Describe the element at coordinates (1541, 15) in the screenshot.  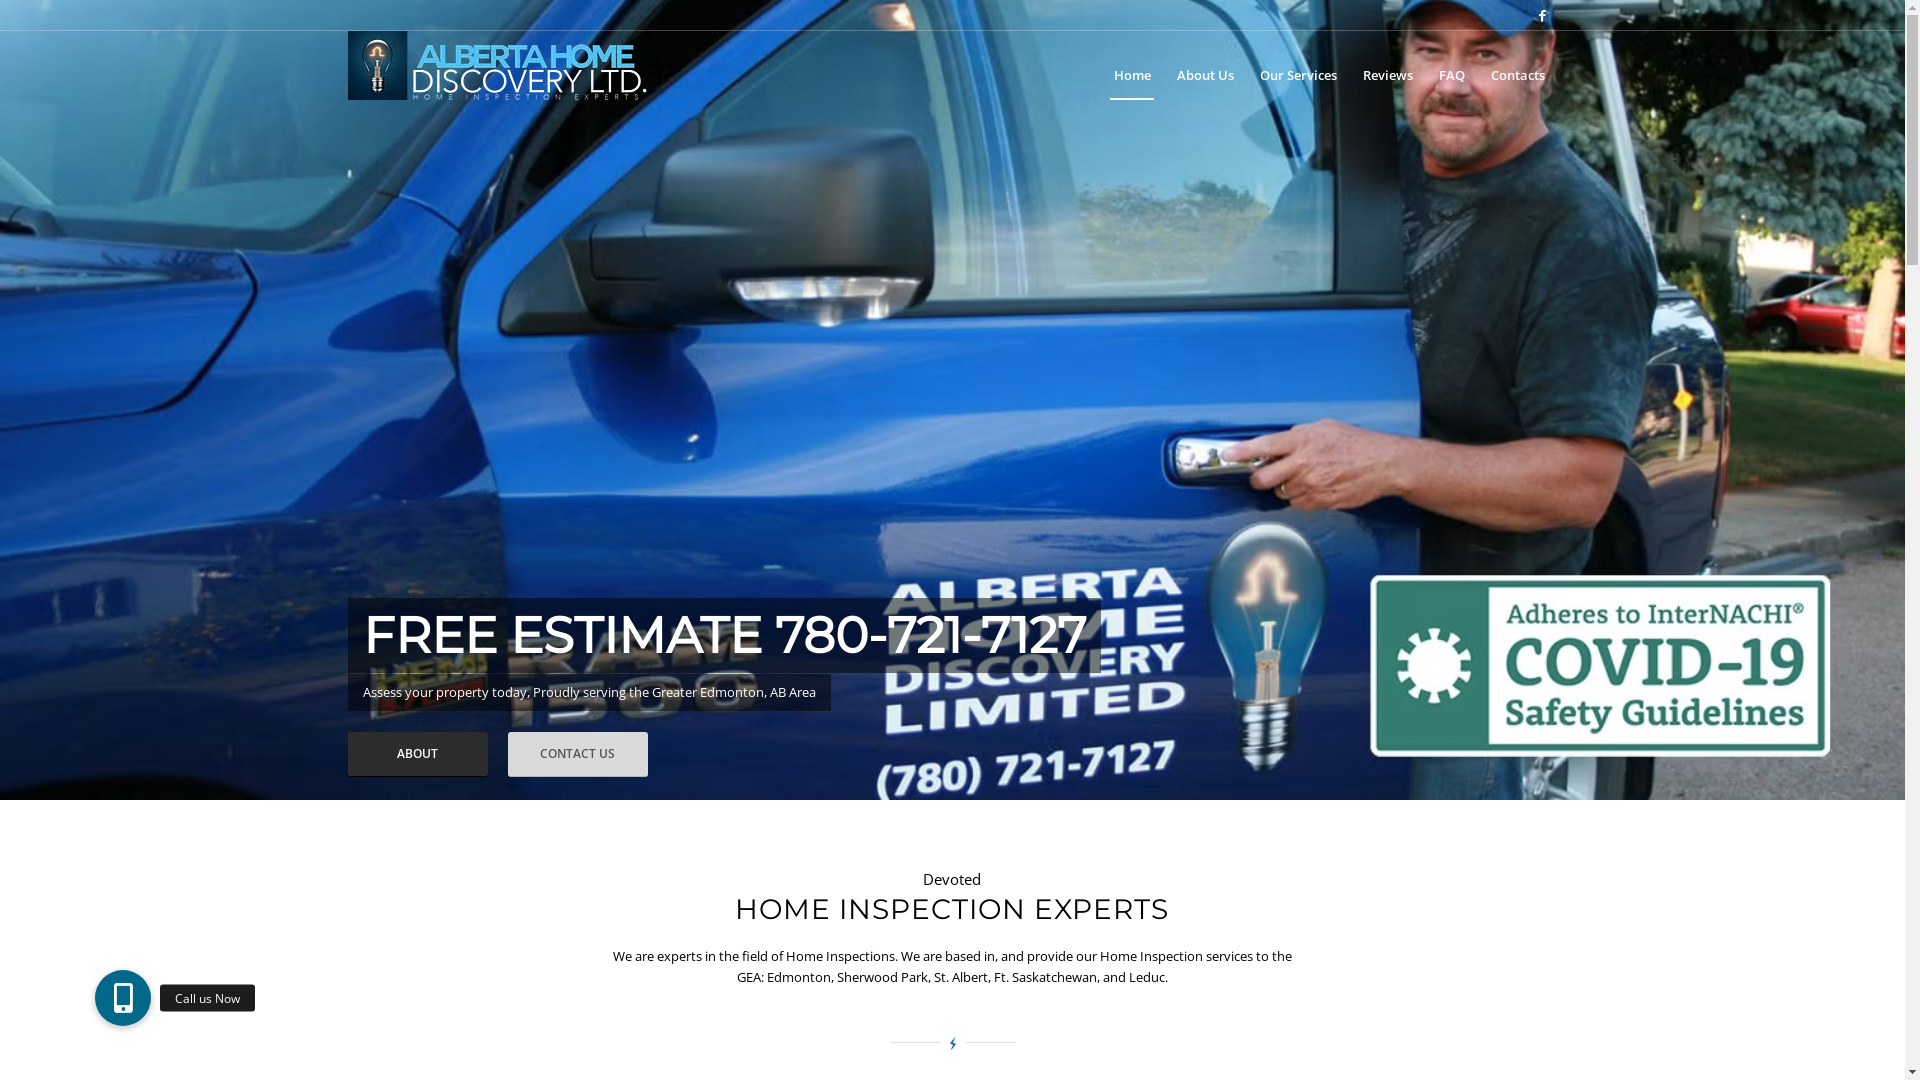
I see `'Facebook'` at that location.